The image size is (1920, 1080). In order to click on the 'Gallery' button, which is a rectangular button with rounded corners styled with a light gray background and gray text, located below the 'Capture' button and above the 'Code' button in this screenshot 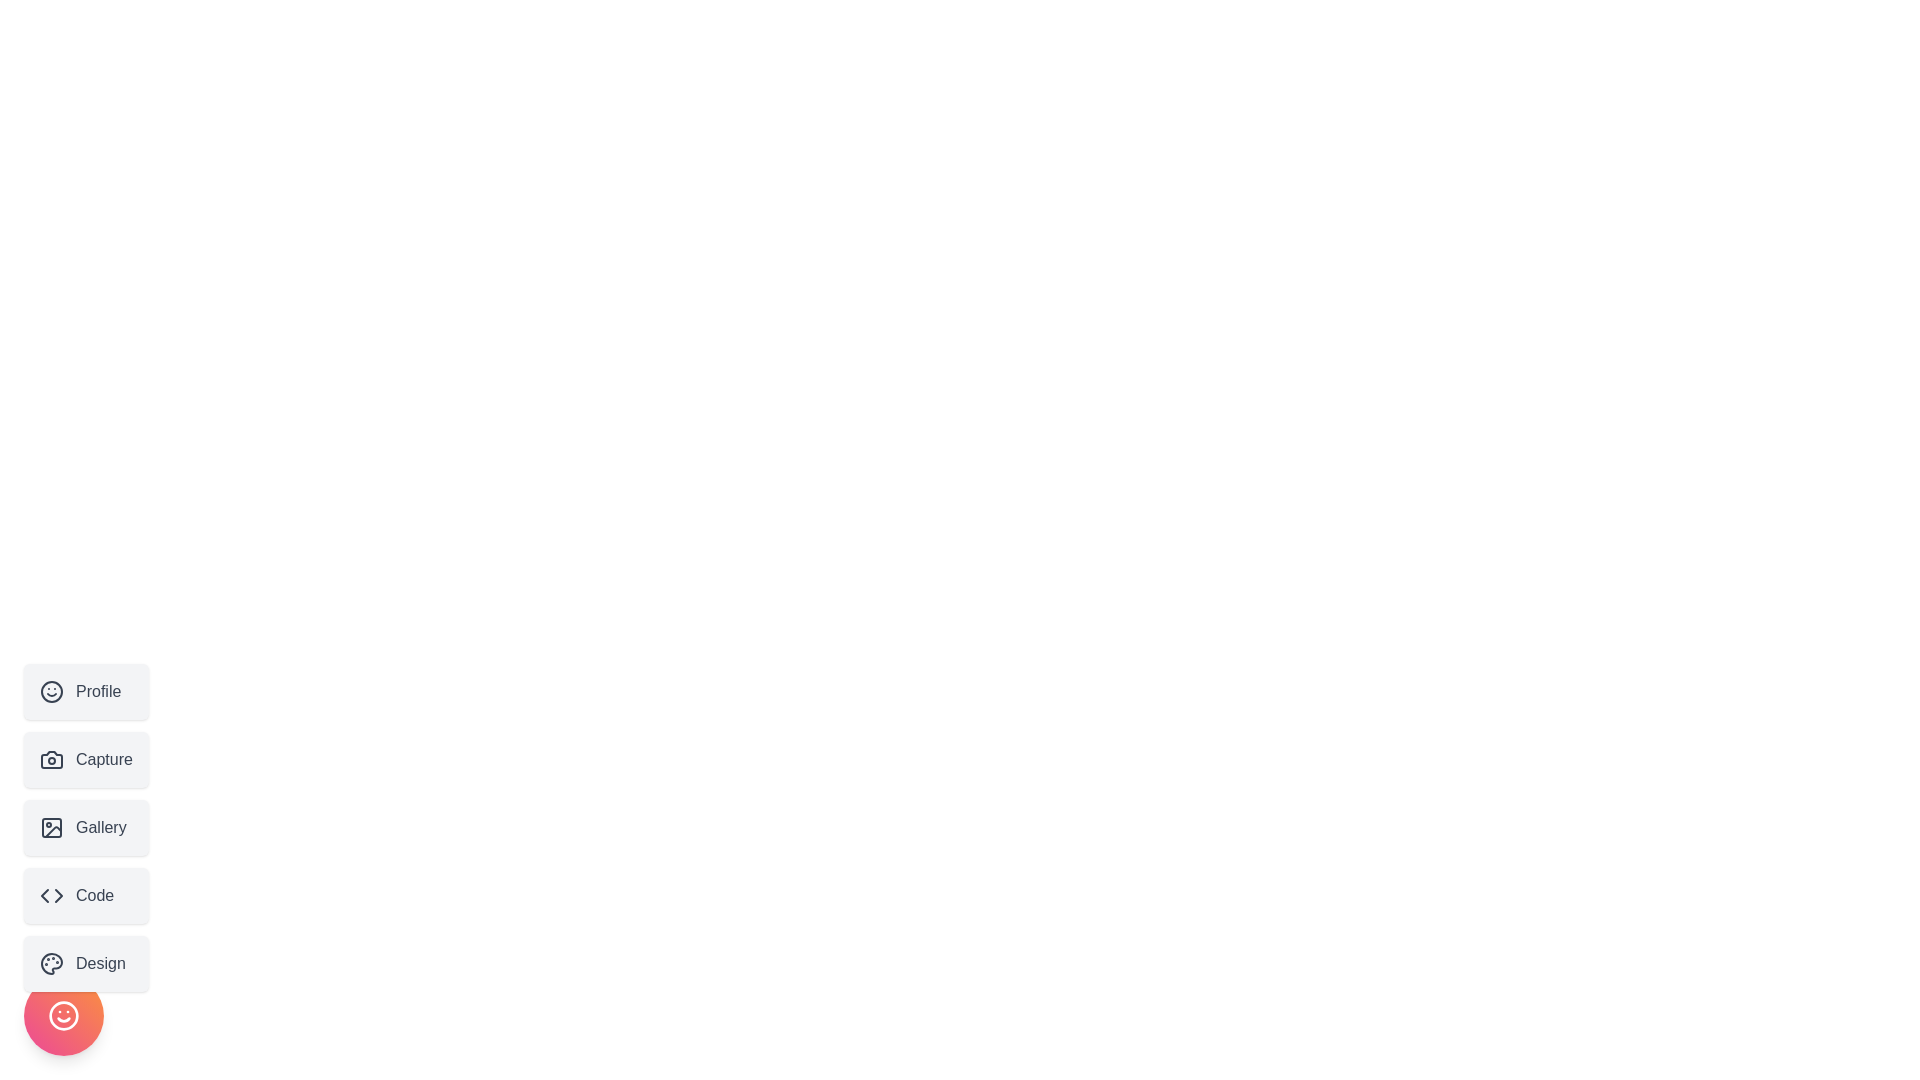, I will do `click(85, 828)`.